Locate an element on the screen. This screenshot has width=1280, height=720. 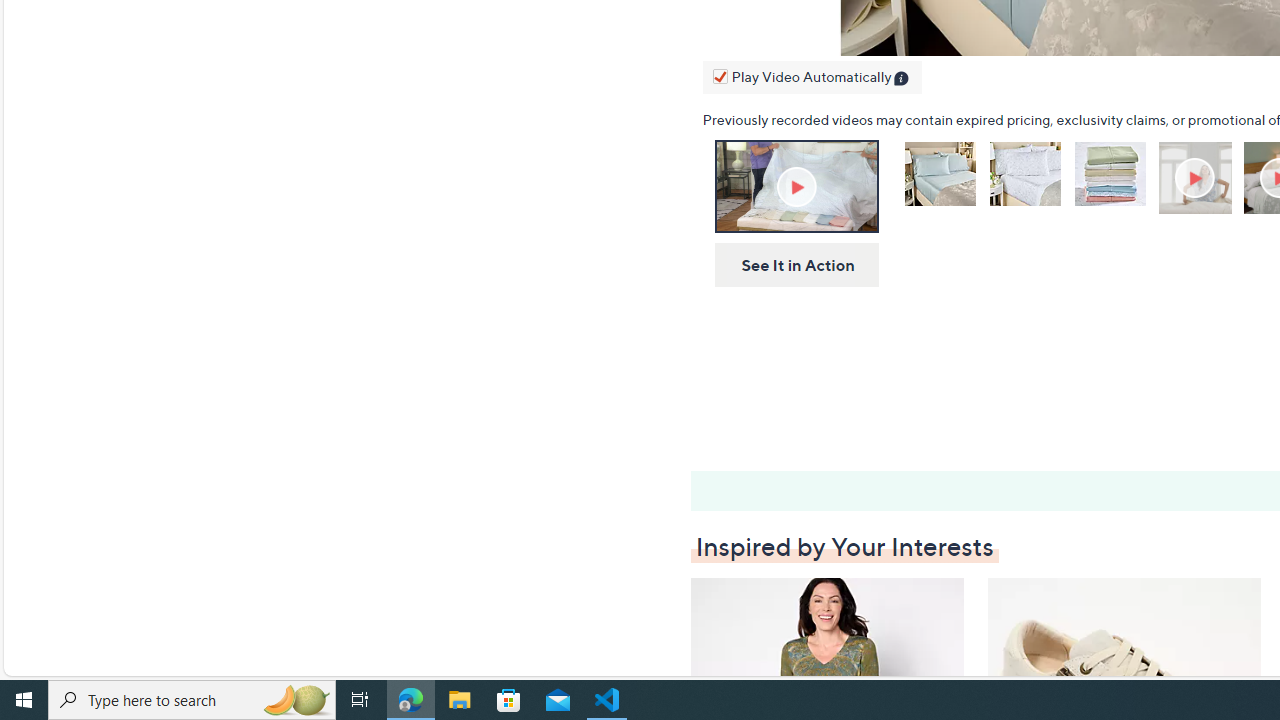
'See It in Action' is located at coordinates (789, 264).